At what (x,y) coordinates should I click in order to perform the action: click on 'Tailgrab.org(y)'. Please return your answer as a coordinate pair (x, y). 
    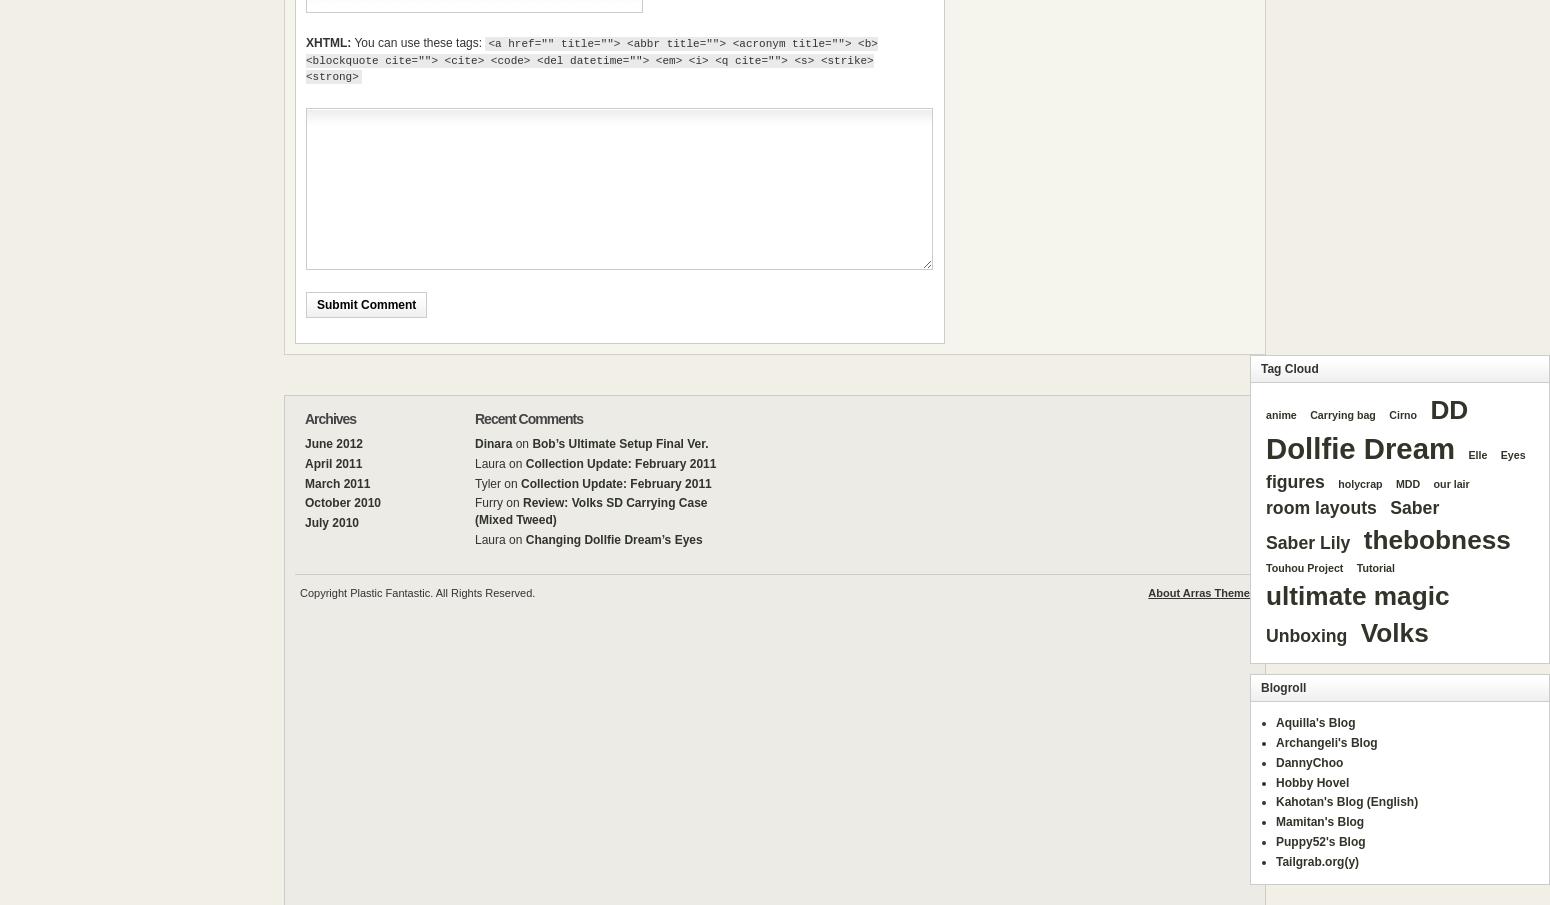
    Looking at the image, I should click on (1316, 861).